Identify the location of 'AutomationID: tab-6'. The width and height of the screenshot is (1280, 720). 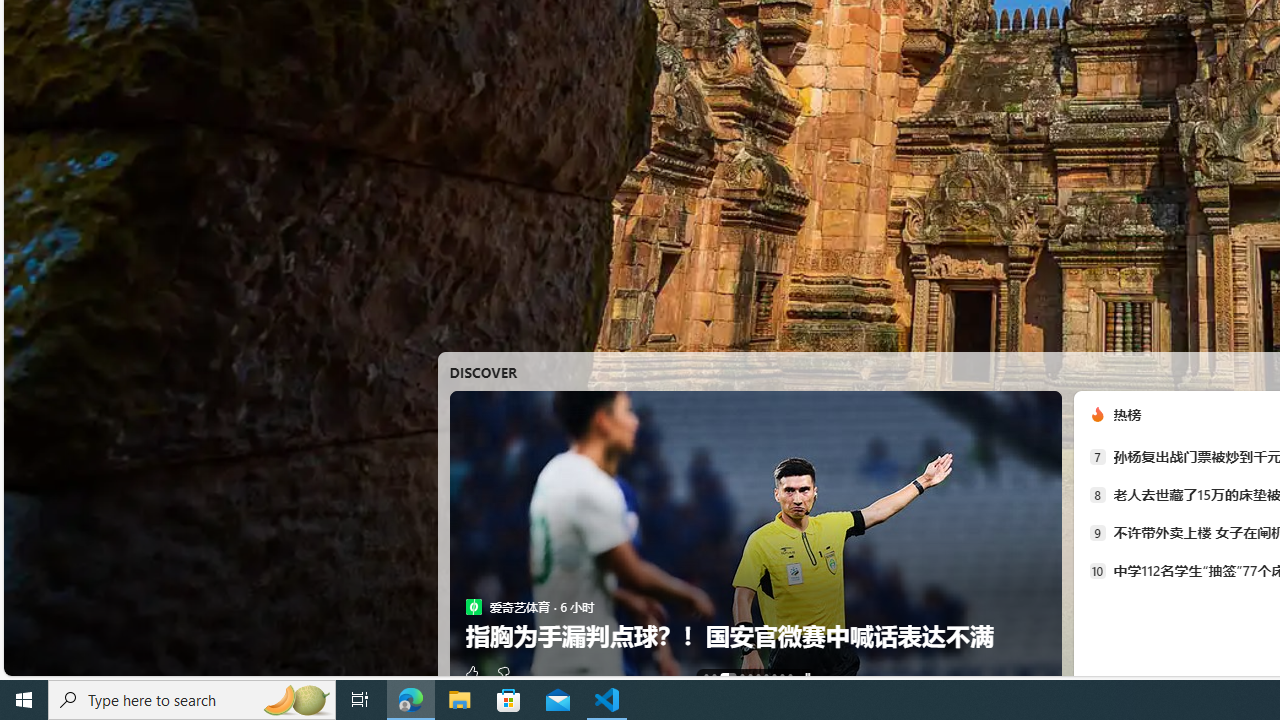
(765, 675).